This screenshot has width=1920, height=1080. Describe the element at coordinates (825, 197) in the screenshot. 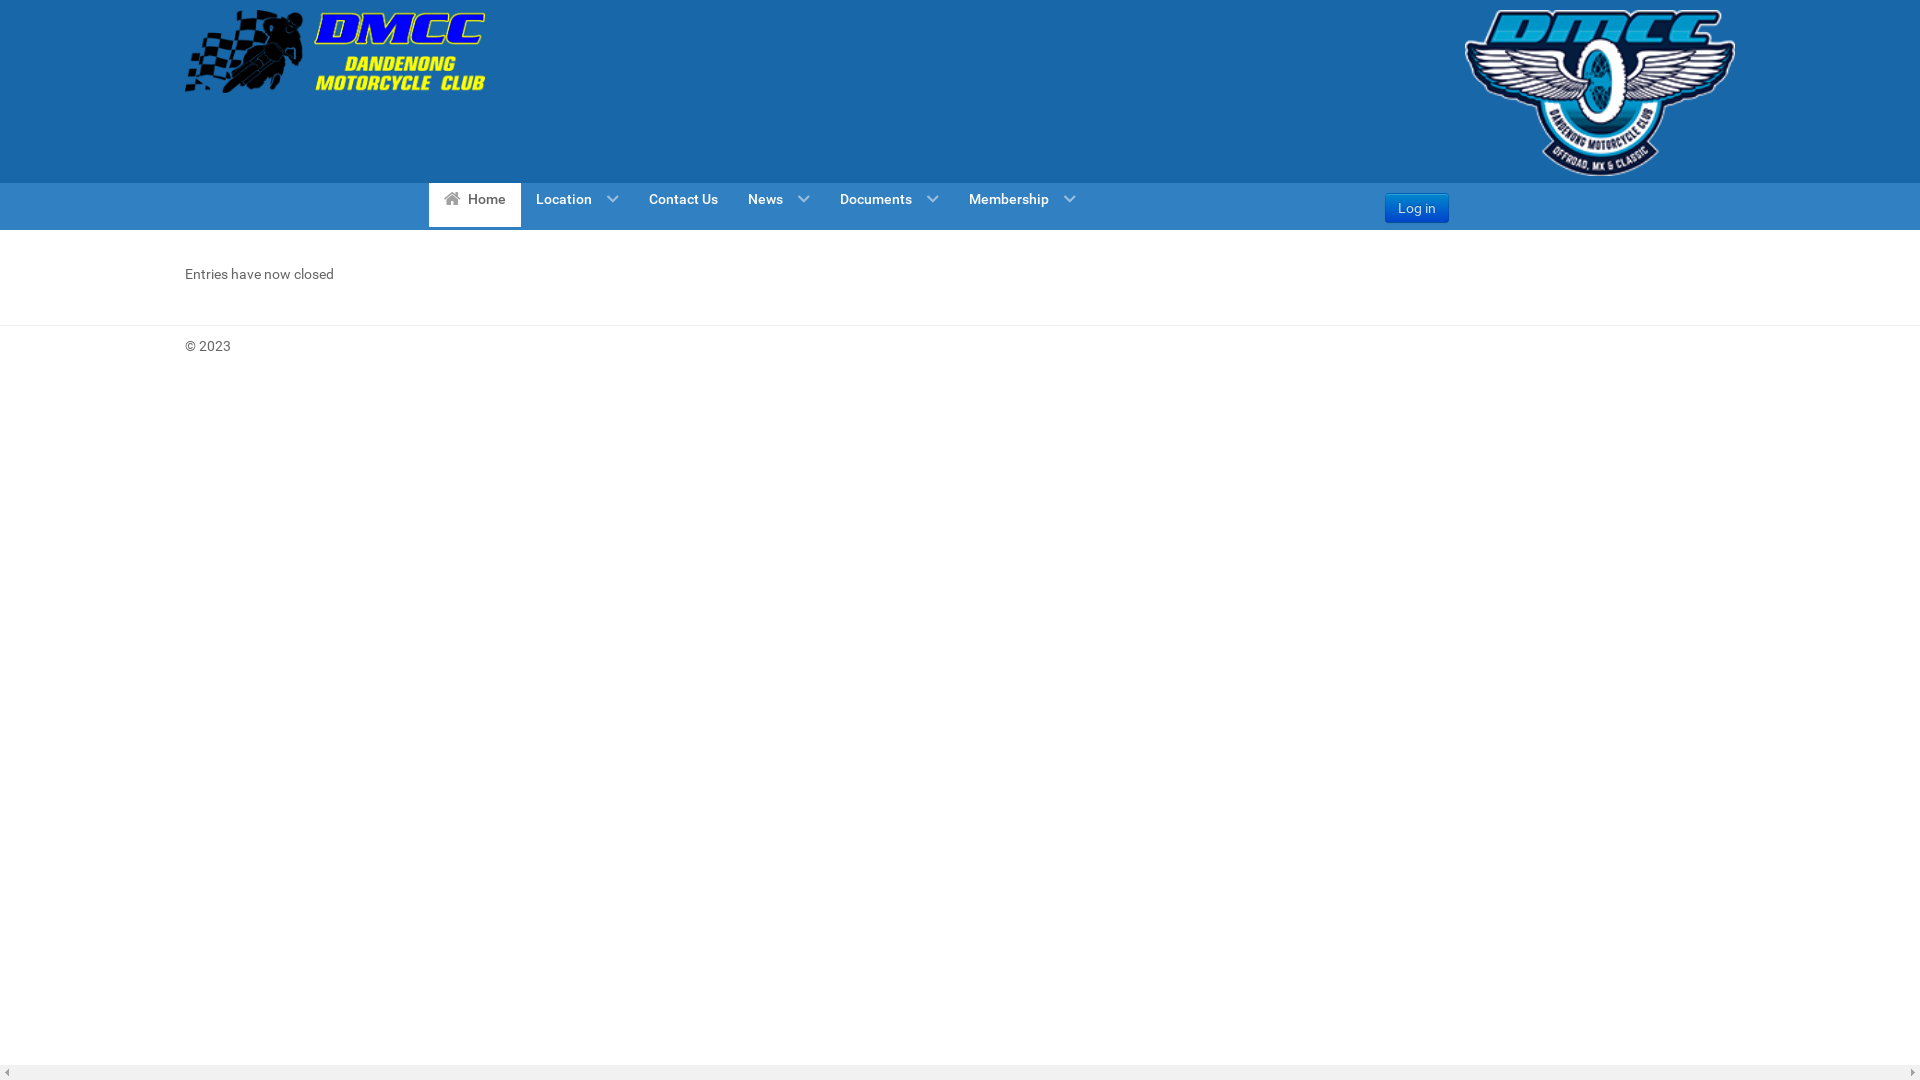

I see `'Documents'` at that location.